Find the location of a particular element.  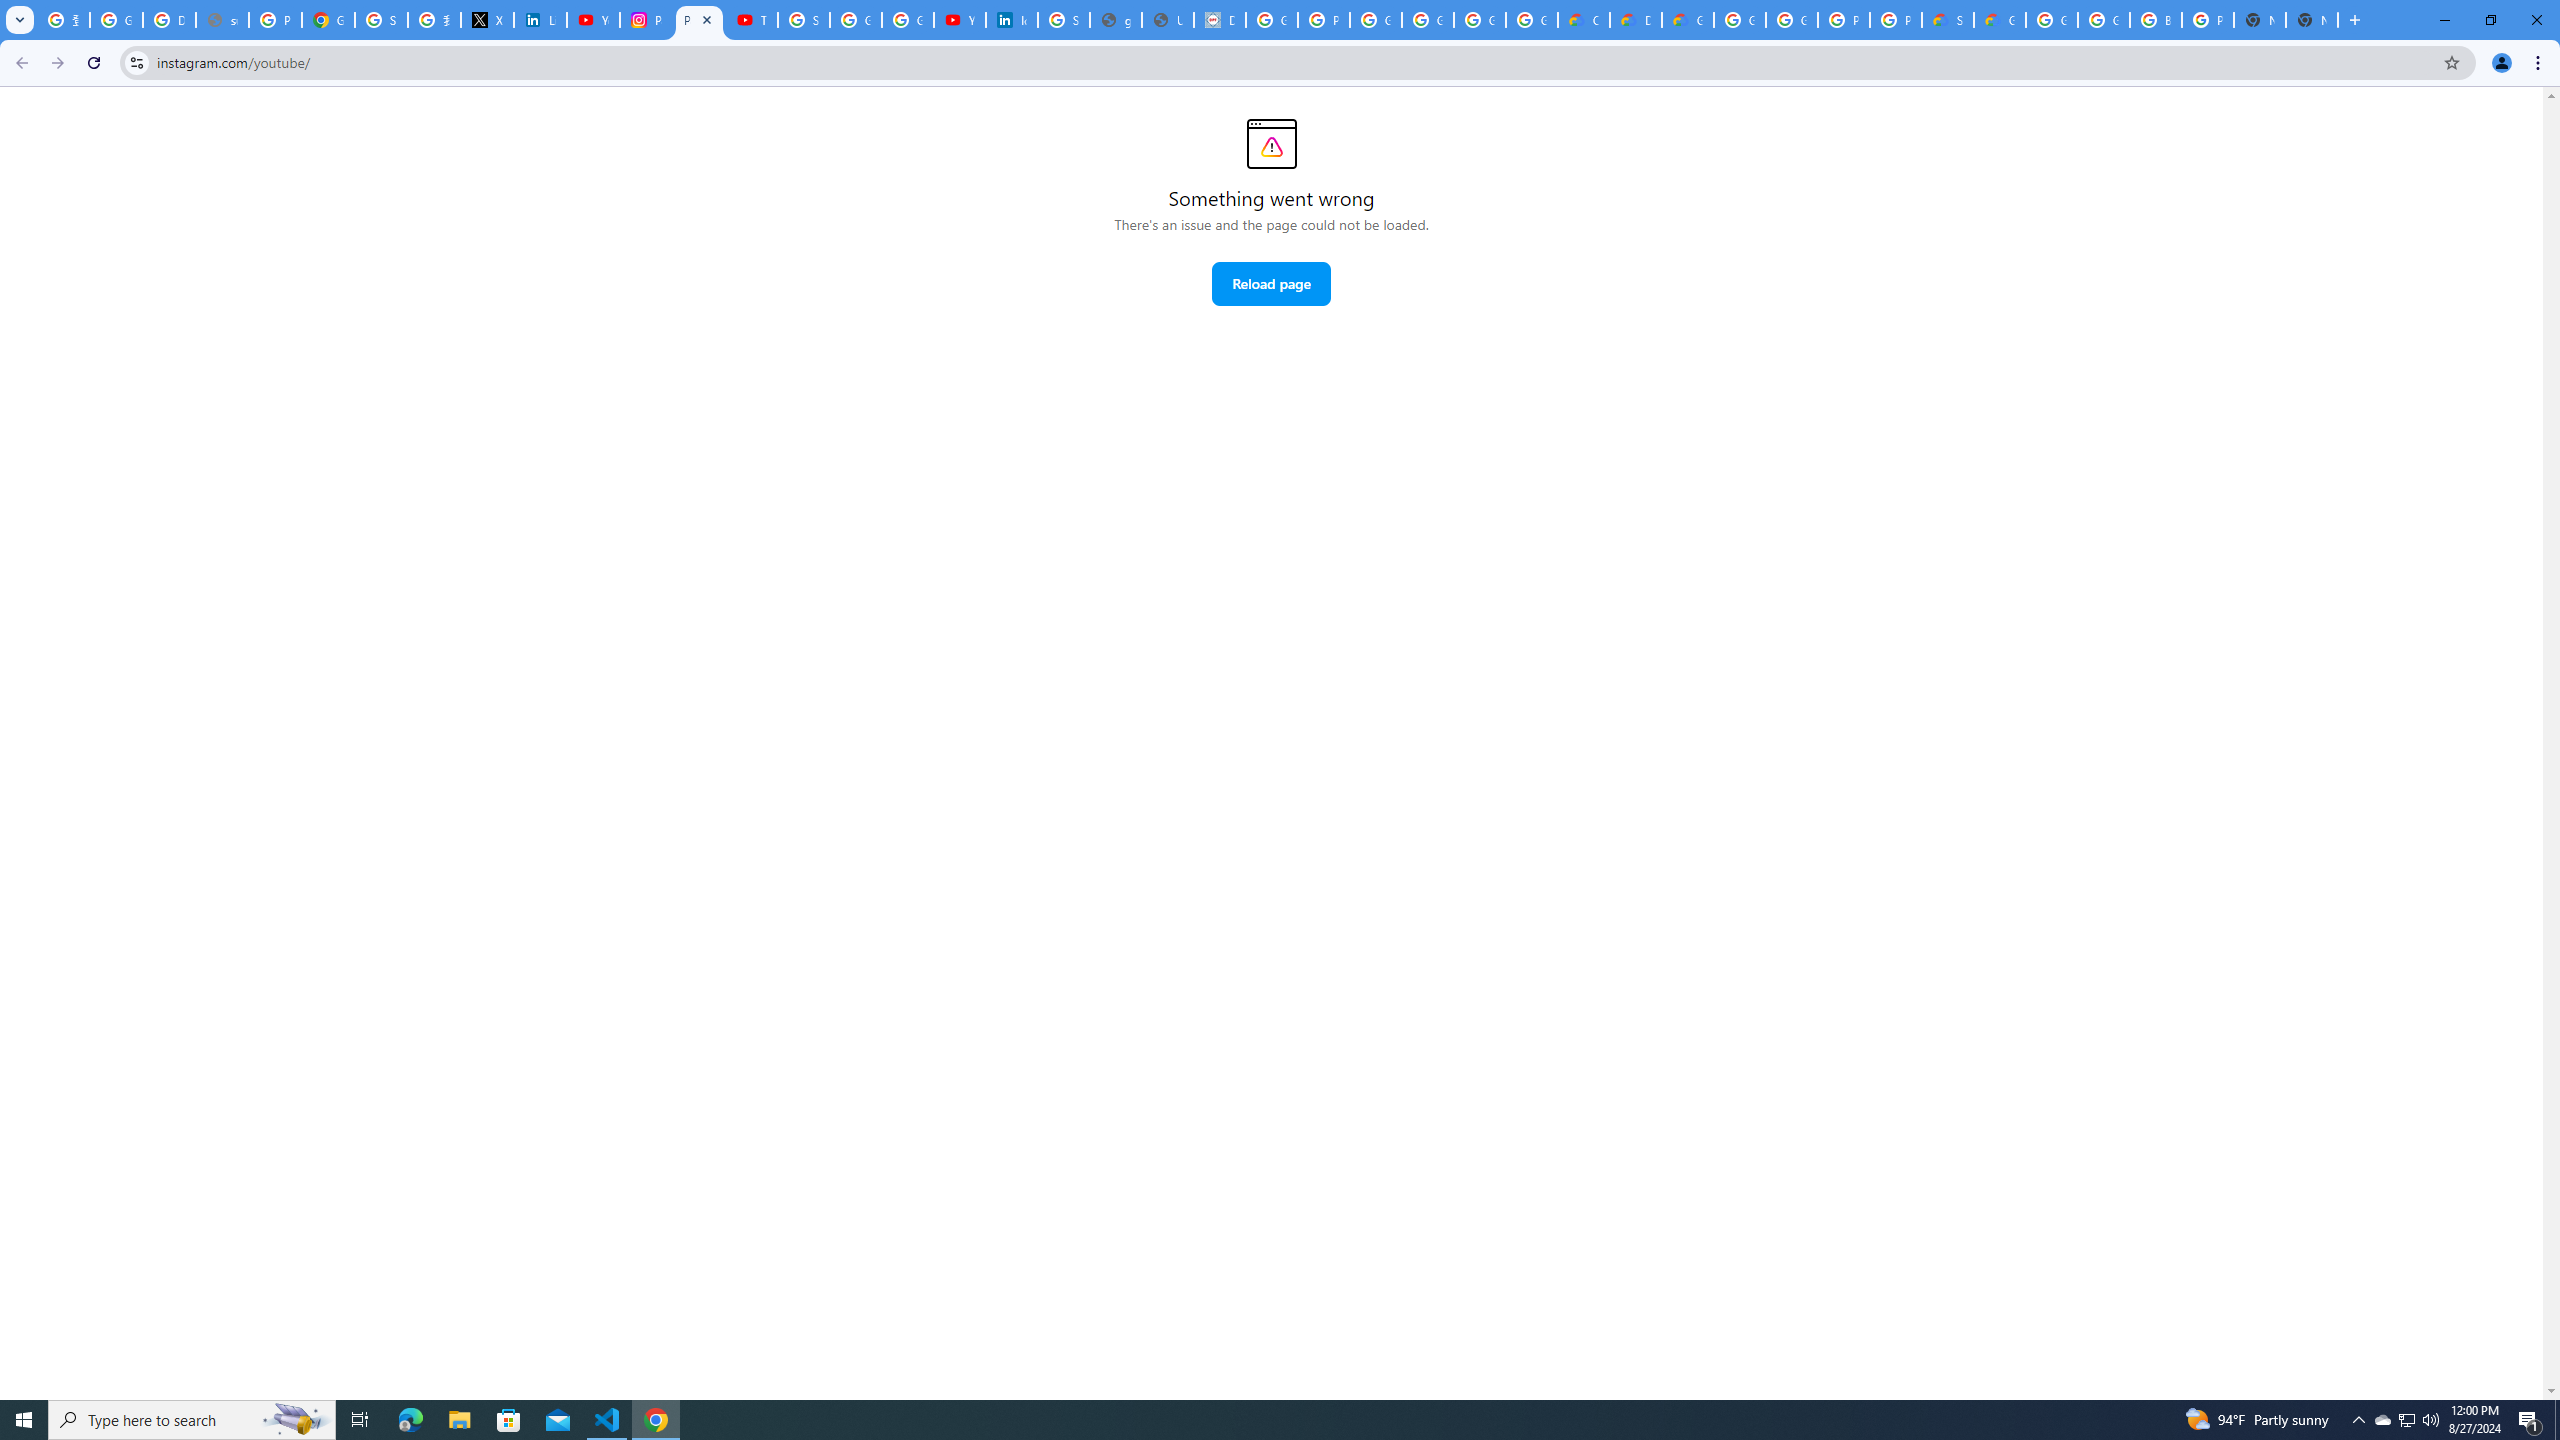

'Google Cloud Platform' is located at coordinates (1791, 19).